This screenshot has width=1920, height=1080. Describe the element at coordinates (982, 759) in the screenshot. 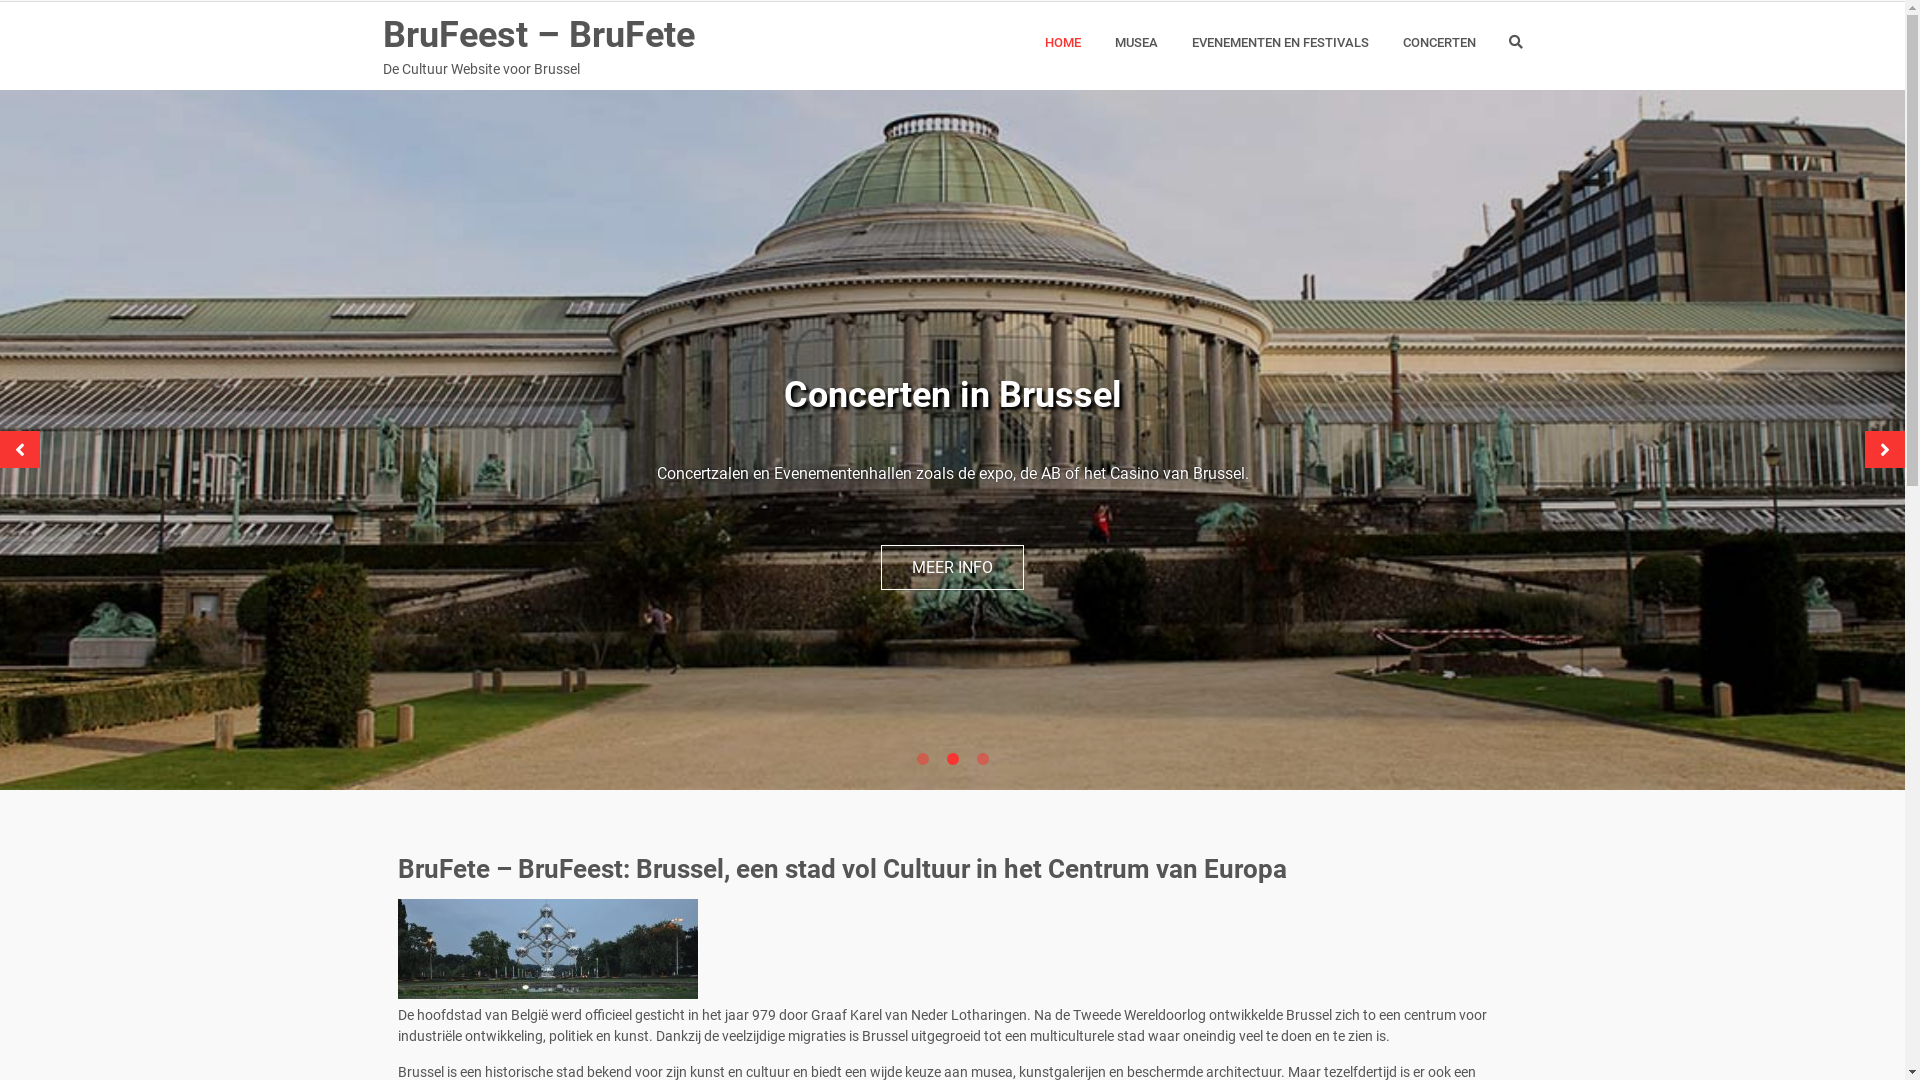

I see `'3'` at that location.